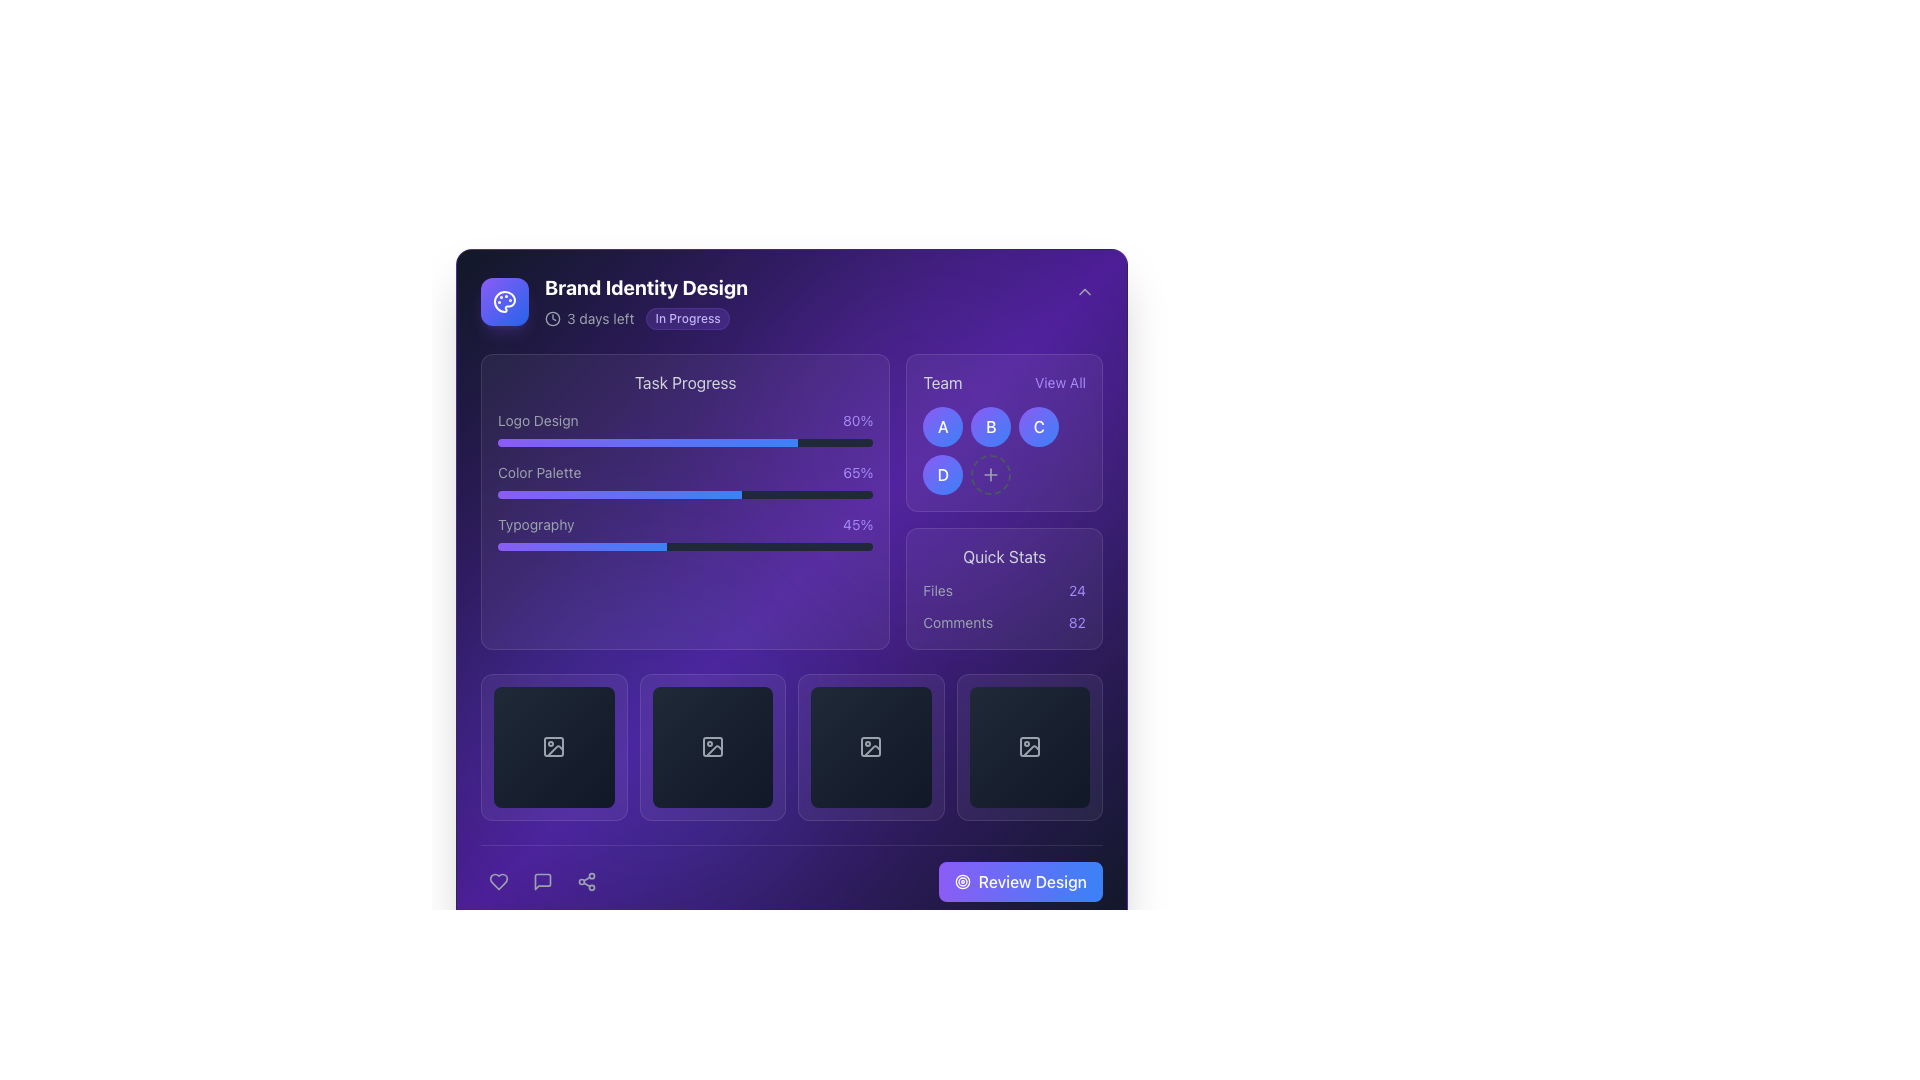  Describe the element at coordinates (712, 747) in the screenshot. I see `the Content Card Placeholder, which is the second element in a series of four evenly spaced items arranged horizontally at the bottom of the interface, located below the 'Task Progress' section` at that location.